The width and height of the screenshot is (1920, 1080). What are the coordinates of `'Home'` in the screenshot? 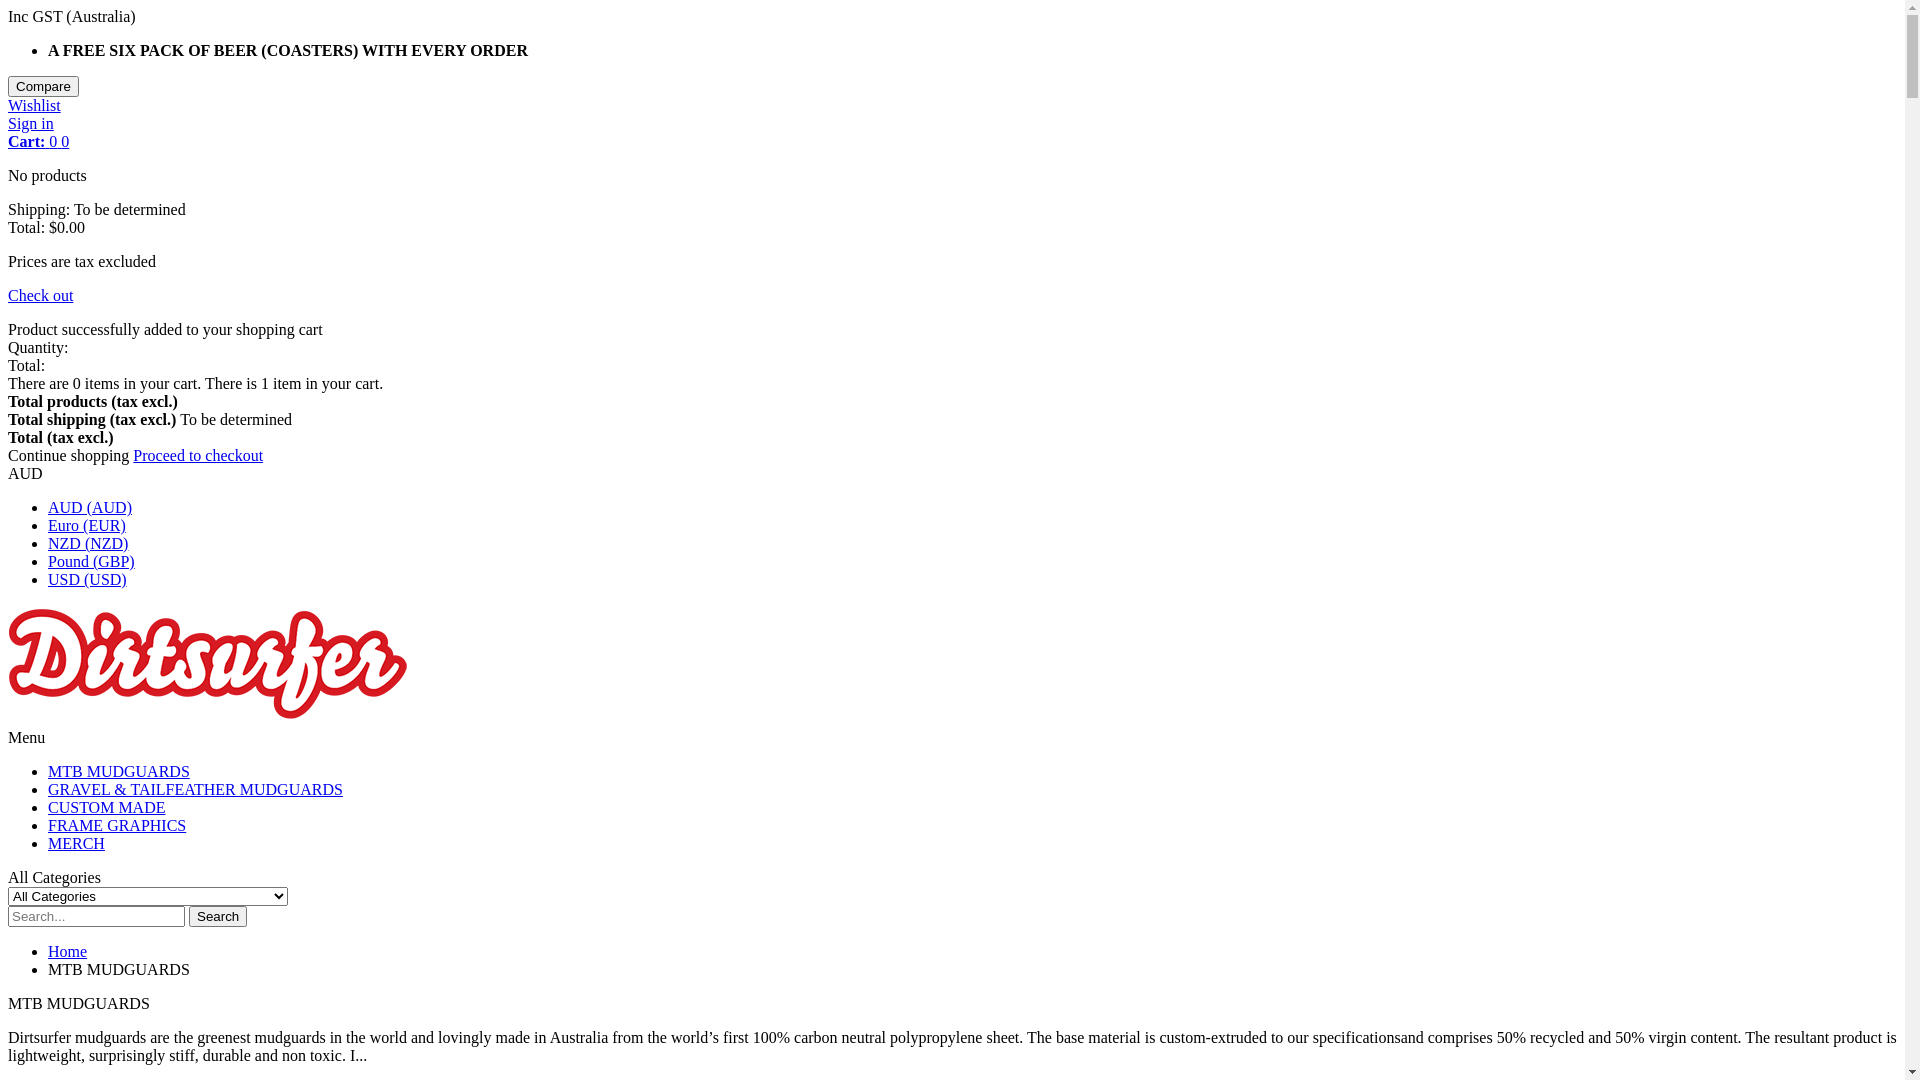 It's located at (67, 950).